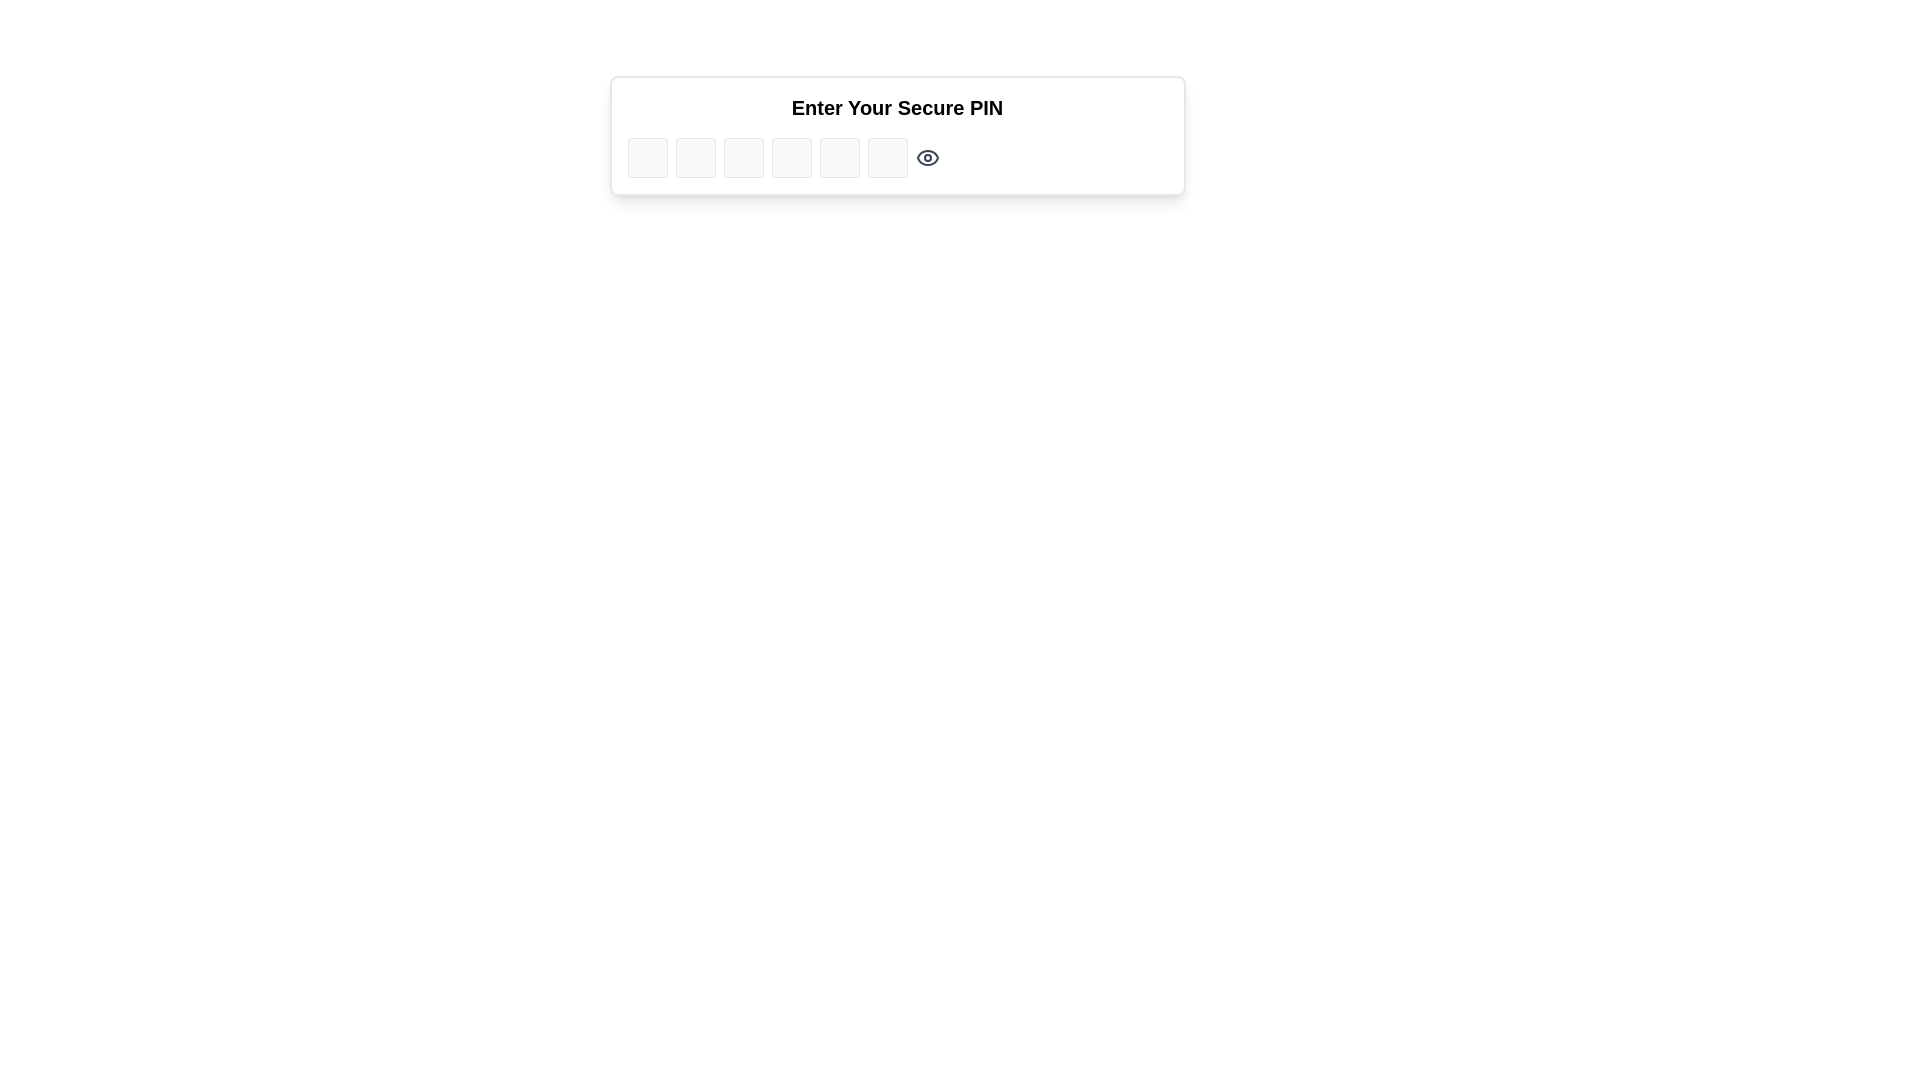 The width and height of the screenshot is (1920, 1080). I want to click on the input field of the PIN entry component located below the title 'Enter Your Secure PIN' to trigger focus effects, so click(896, 157).